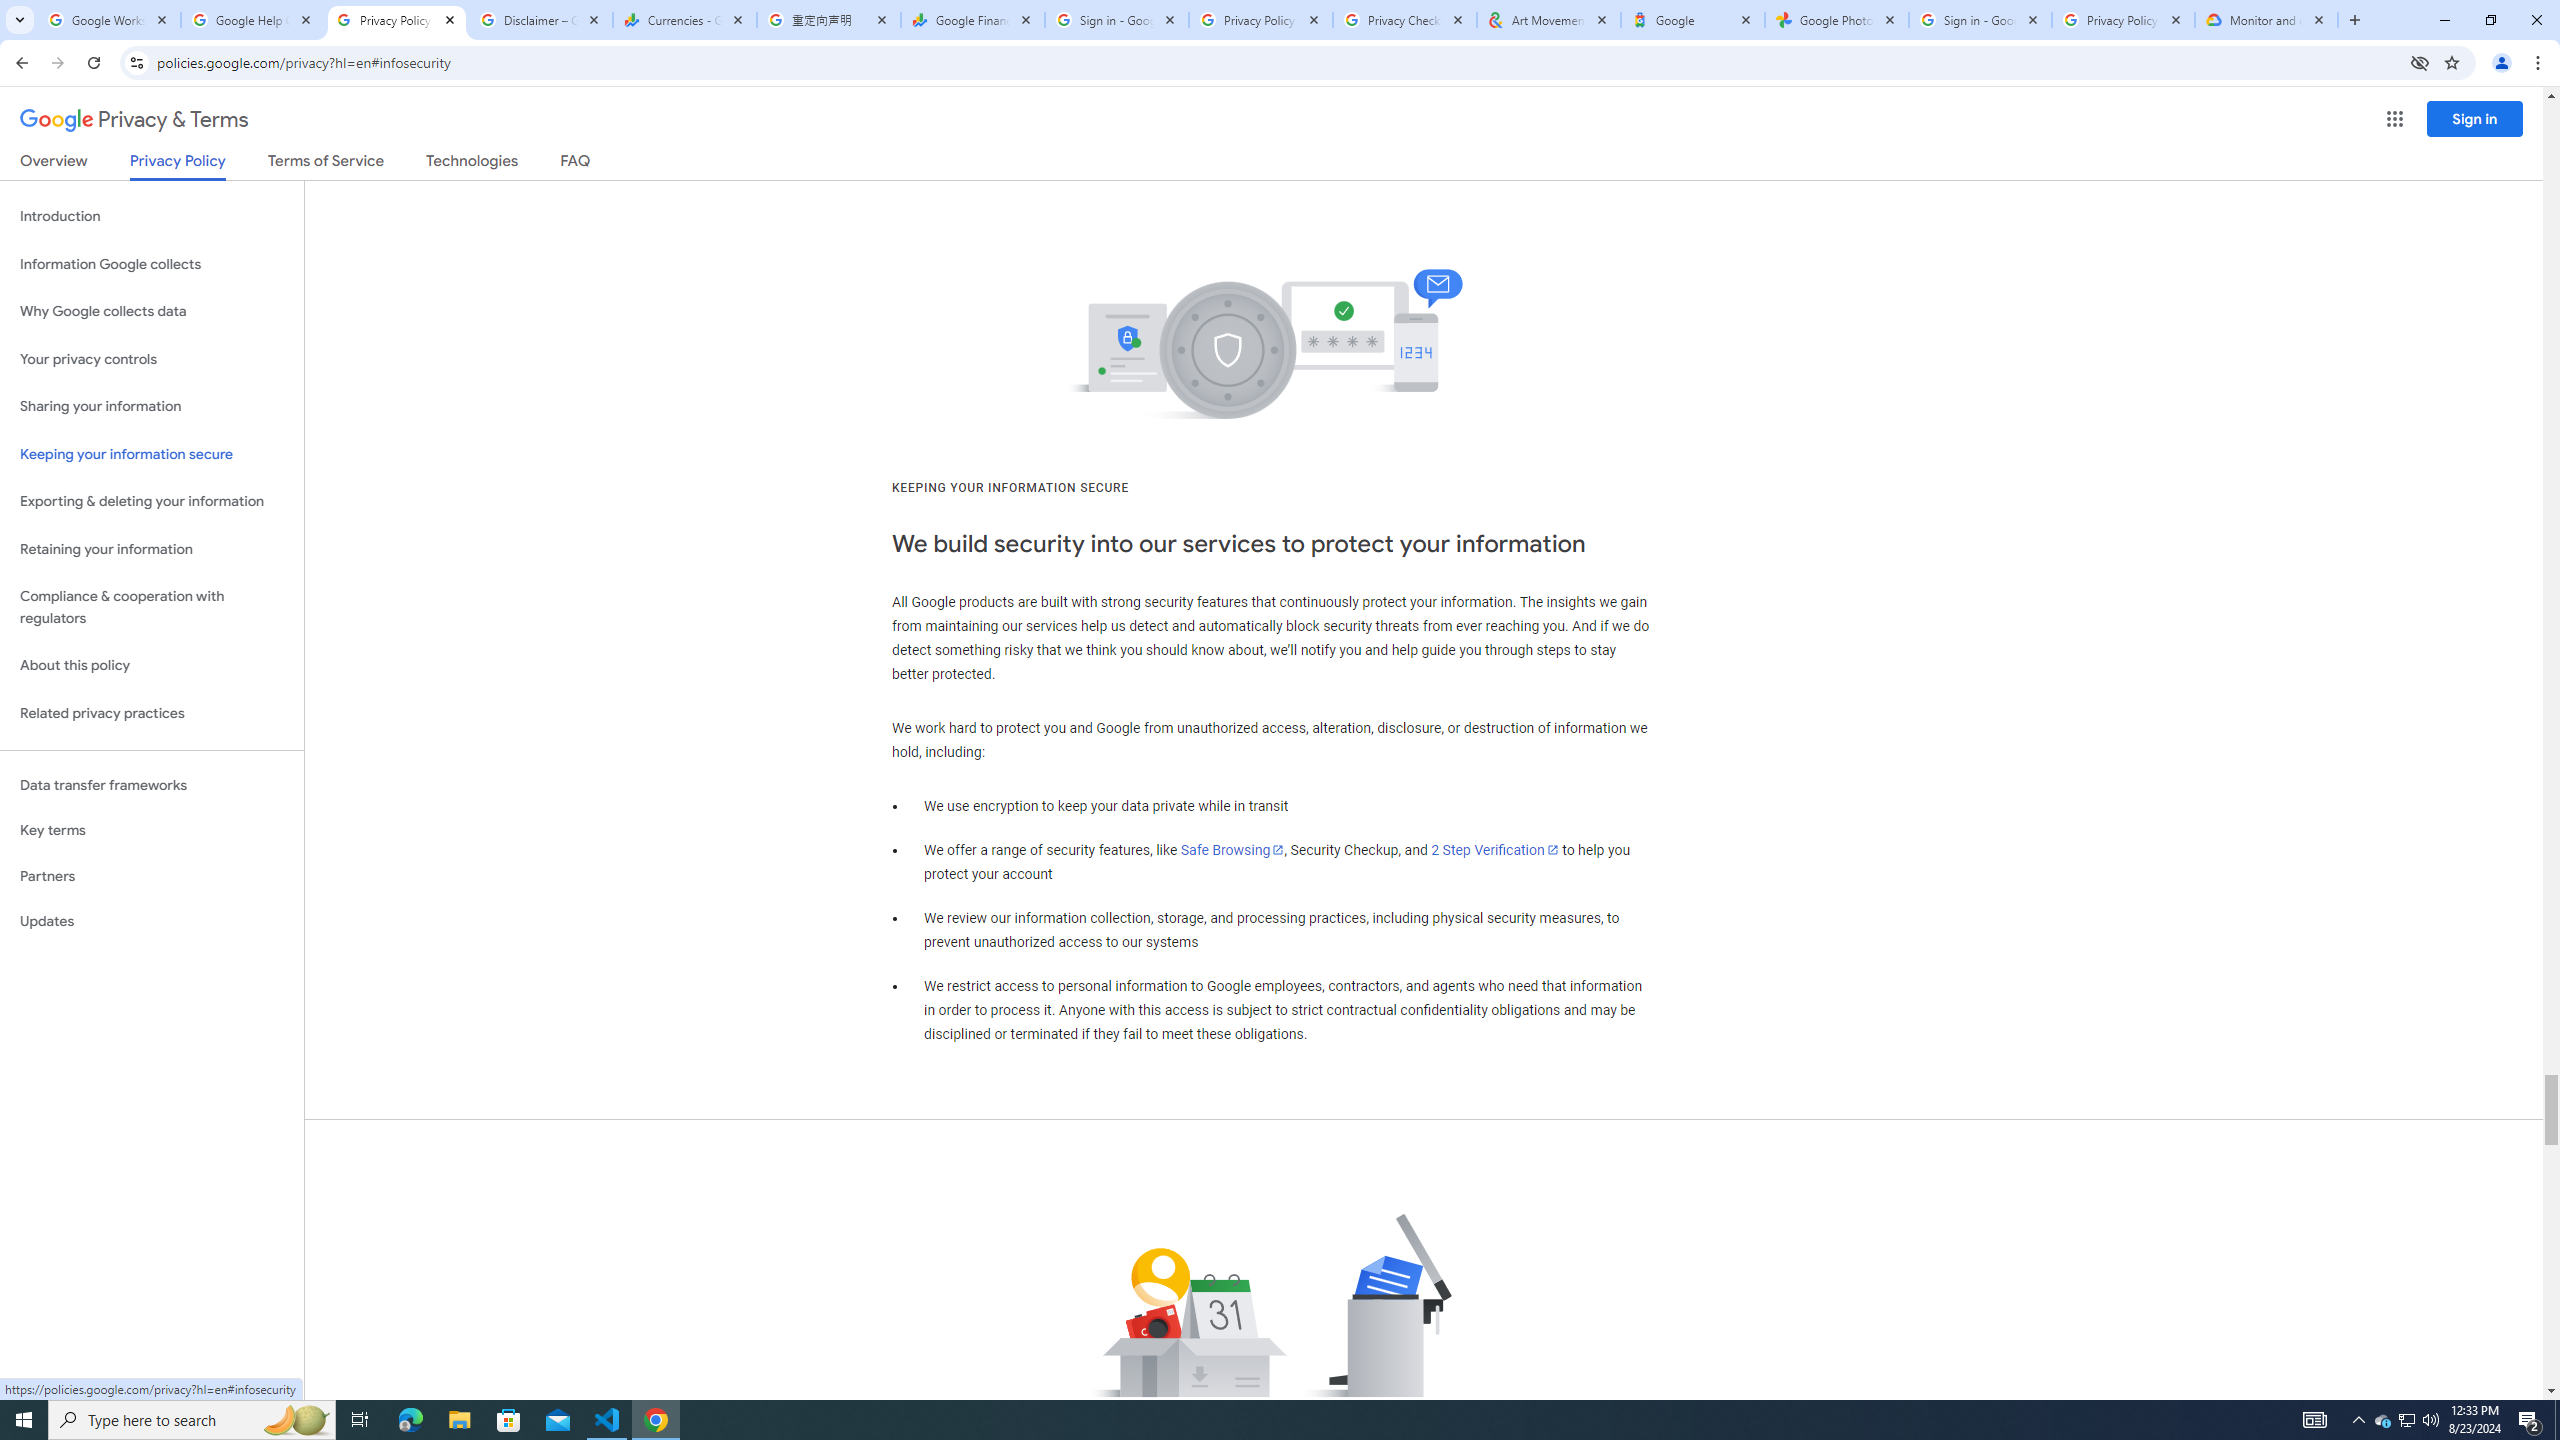  What do you see at coordinates (151, 405) in the screenshot?
I see `'Sharing your information'` at bounding box center [151, 405].